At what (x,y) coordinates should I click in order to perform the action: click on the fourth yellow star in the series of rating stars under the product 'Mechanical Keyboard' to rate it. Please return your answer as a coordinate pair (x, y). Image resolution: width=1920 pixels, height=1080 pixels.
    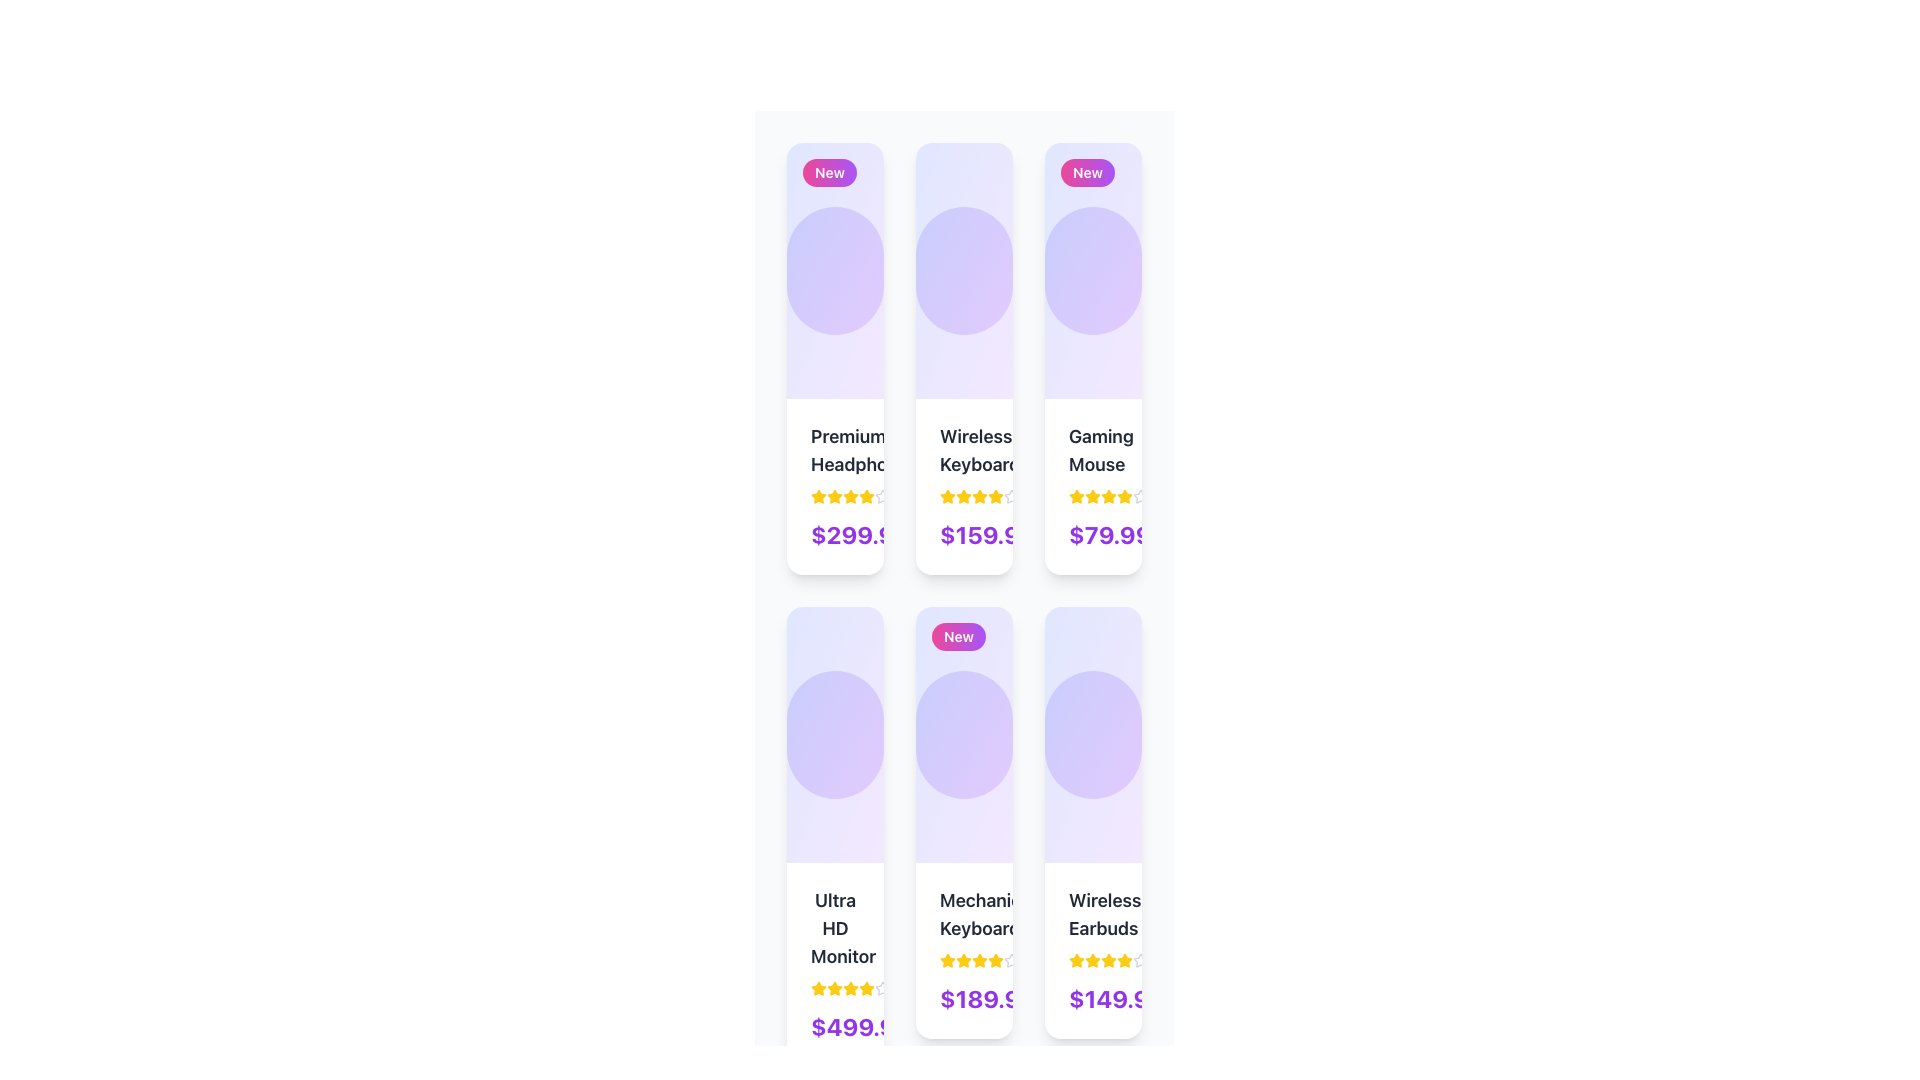
    Looking at the image, I should click on (979, 959).